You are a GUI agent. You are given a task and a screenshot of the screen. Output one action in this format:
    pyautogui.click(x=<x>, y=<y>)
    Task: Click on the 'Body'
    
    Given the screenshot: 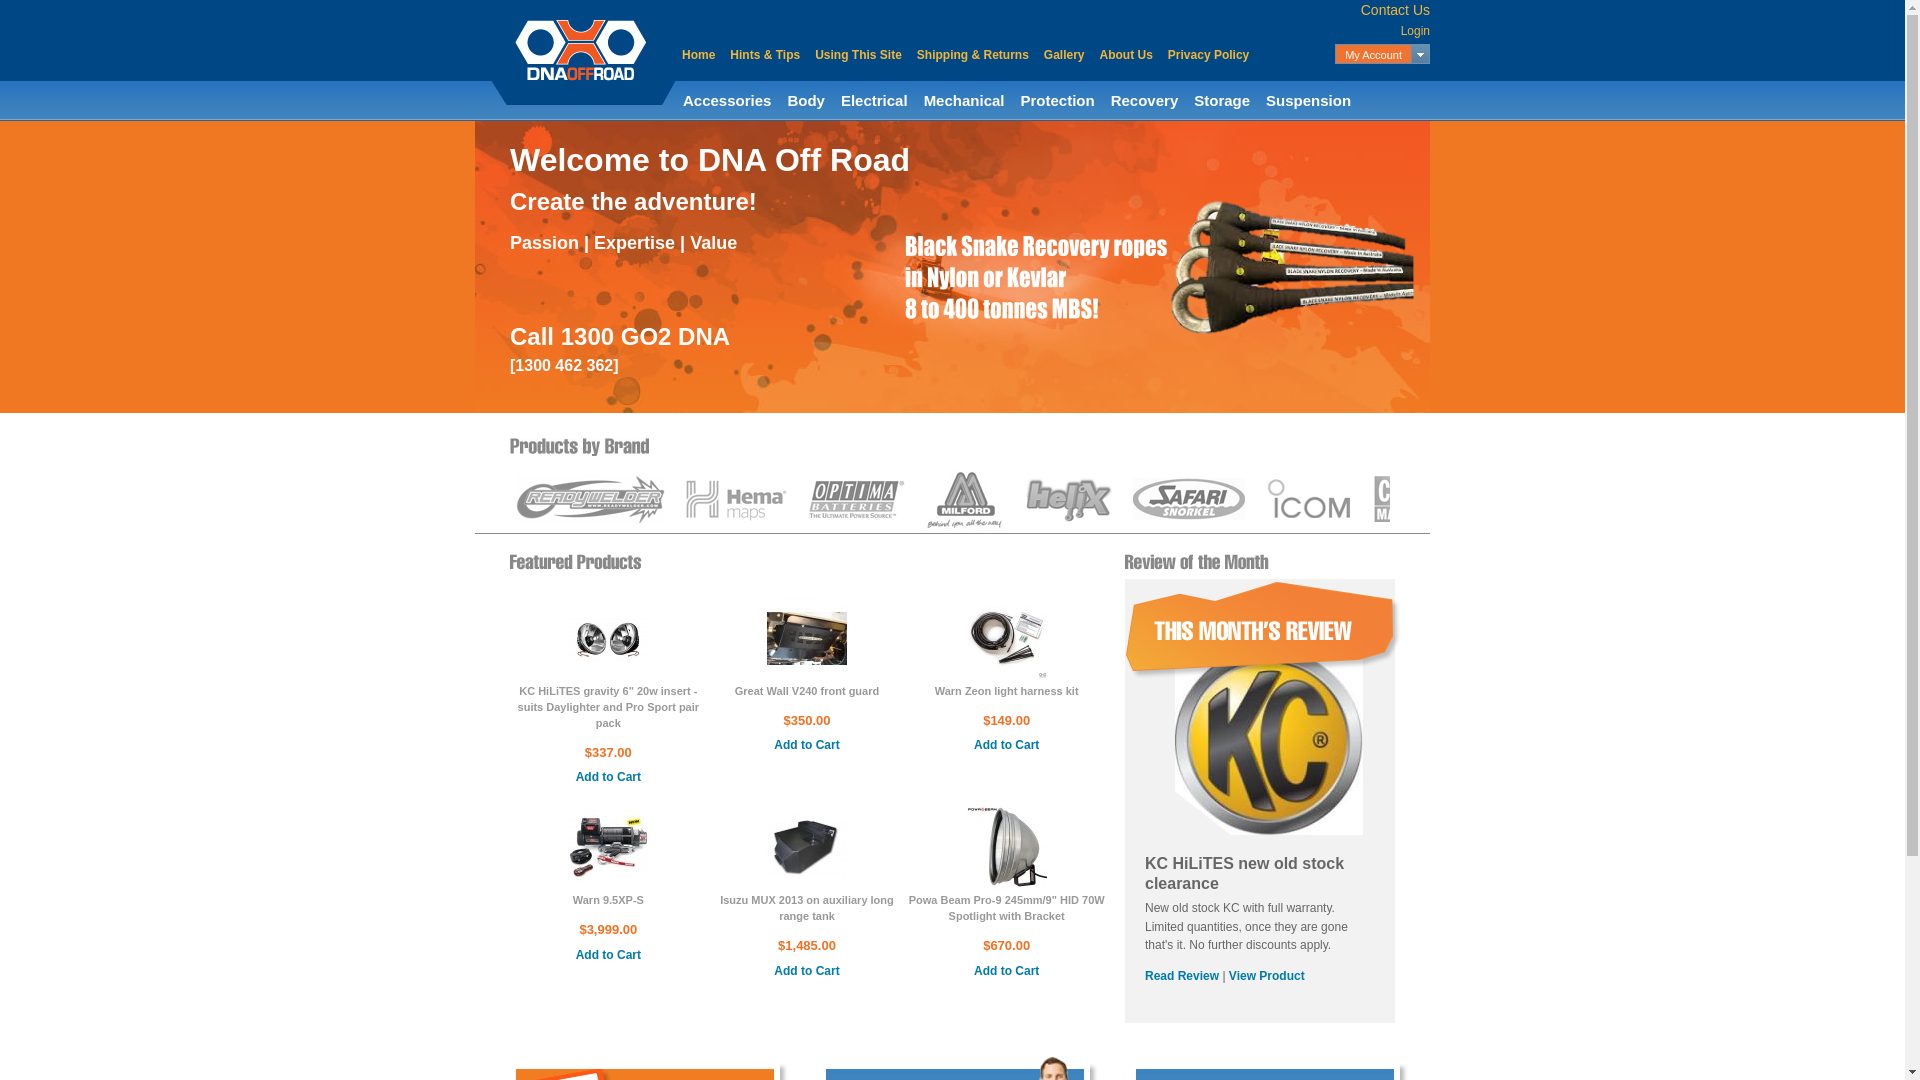 What is the action you would take?
    pyautogui.click(x=806, y=100)
    